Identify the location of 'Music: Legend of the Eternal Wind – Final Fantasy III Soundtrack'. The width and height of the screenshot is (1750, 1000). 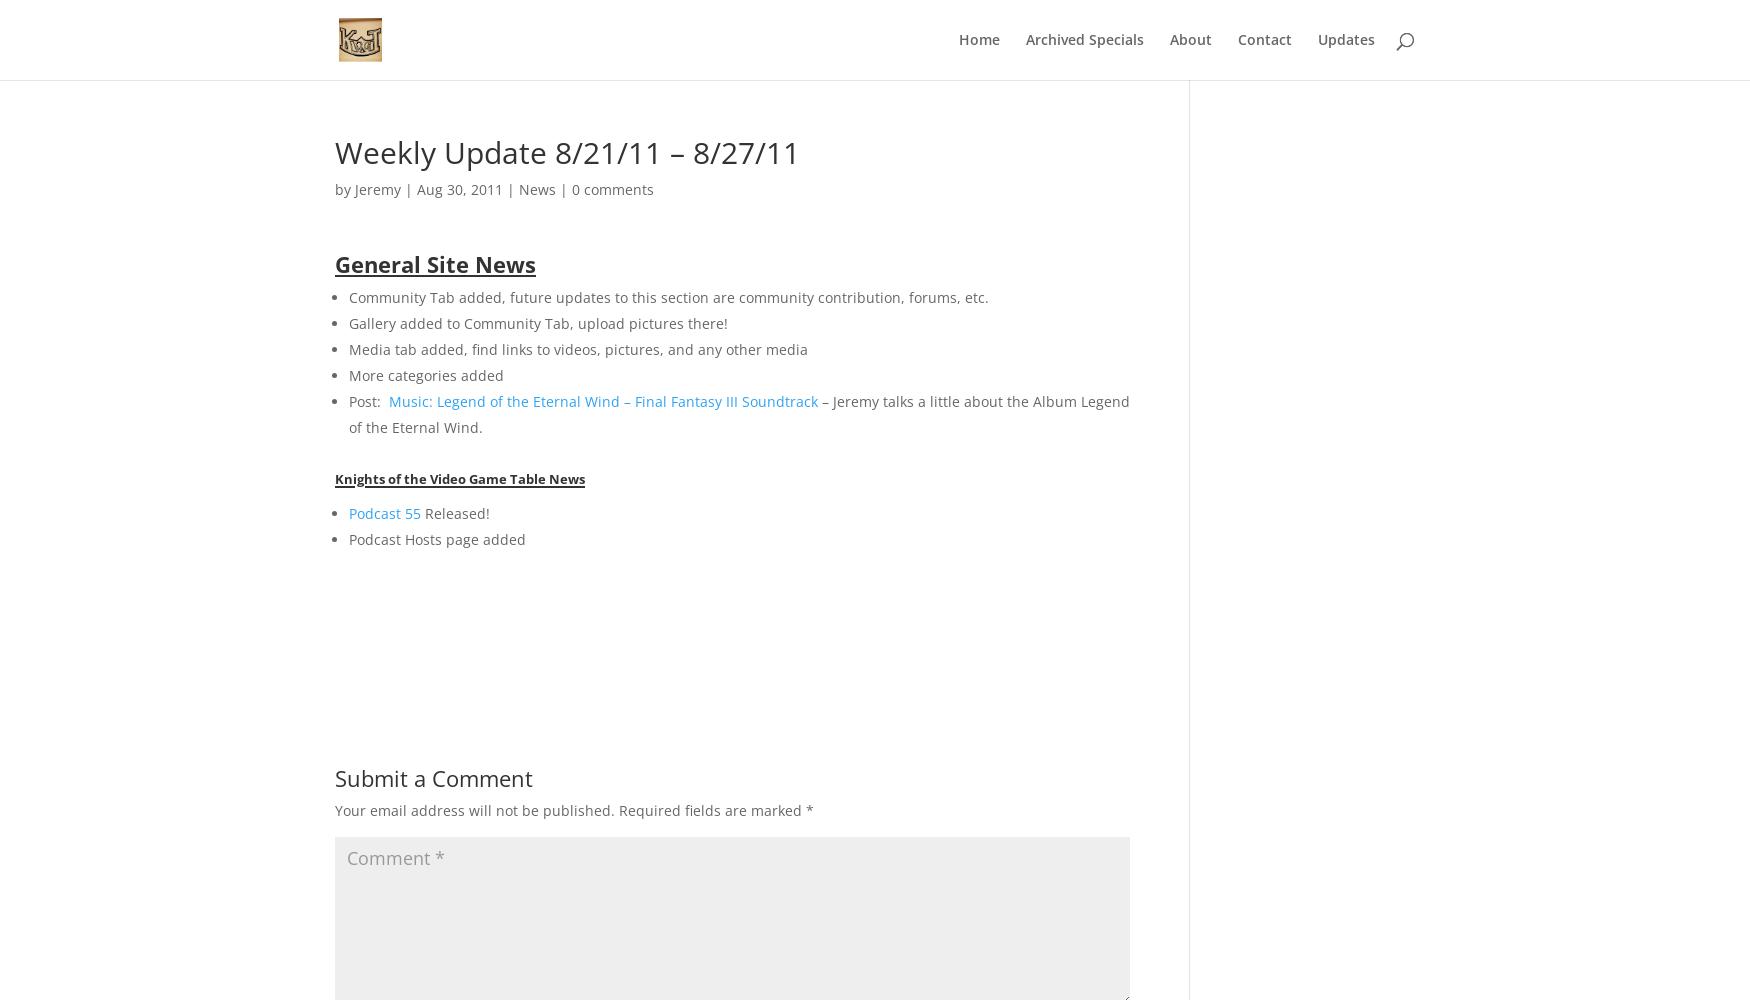
(388, 400).